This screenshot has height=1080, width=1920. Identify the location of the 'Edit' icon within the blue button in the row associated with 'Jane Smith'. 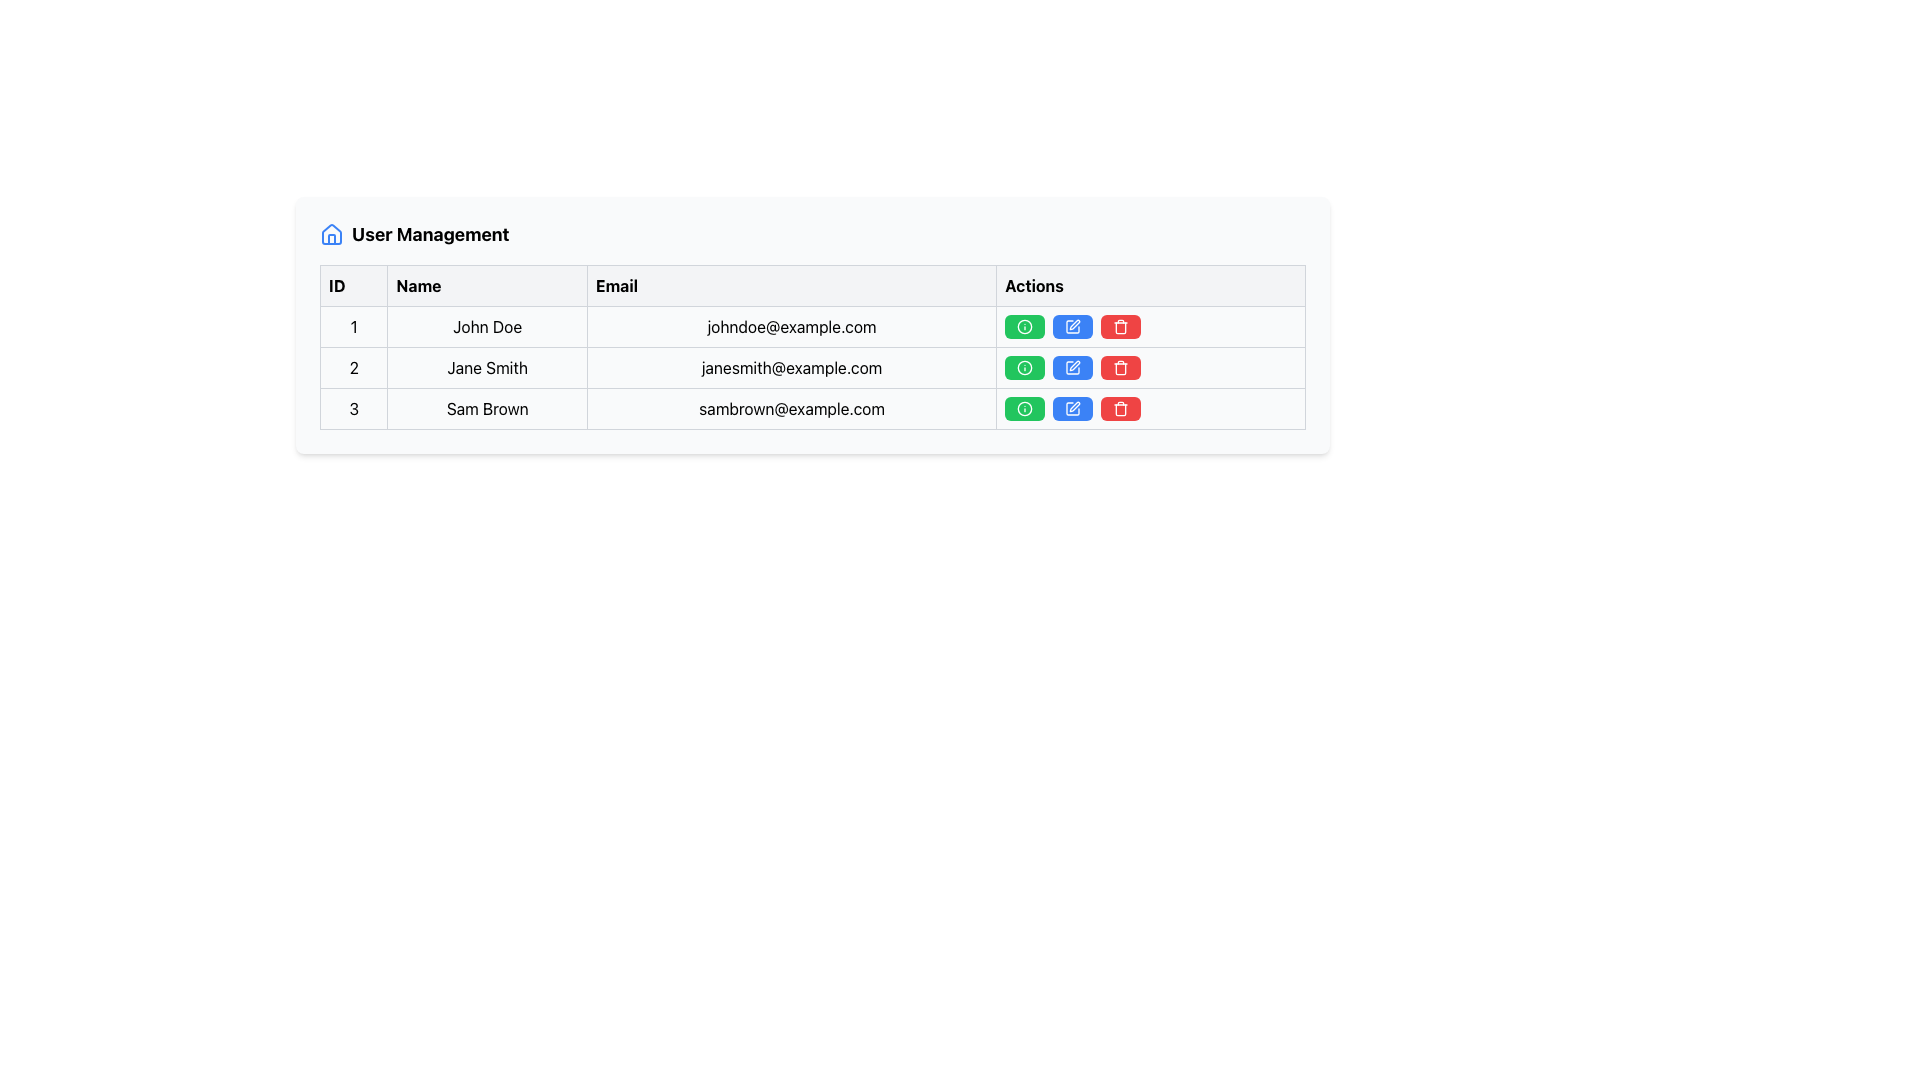
(1074, 366).